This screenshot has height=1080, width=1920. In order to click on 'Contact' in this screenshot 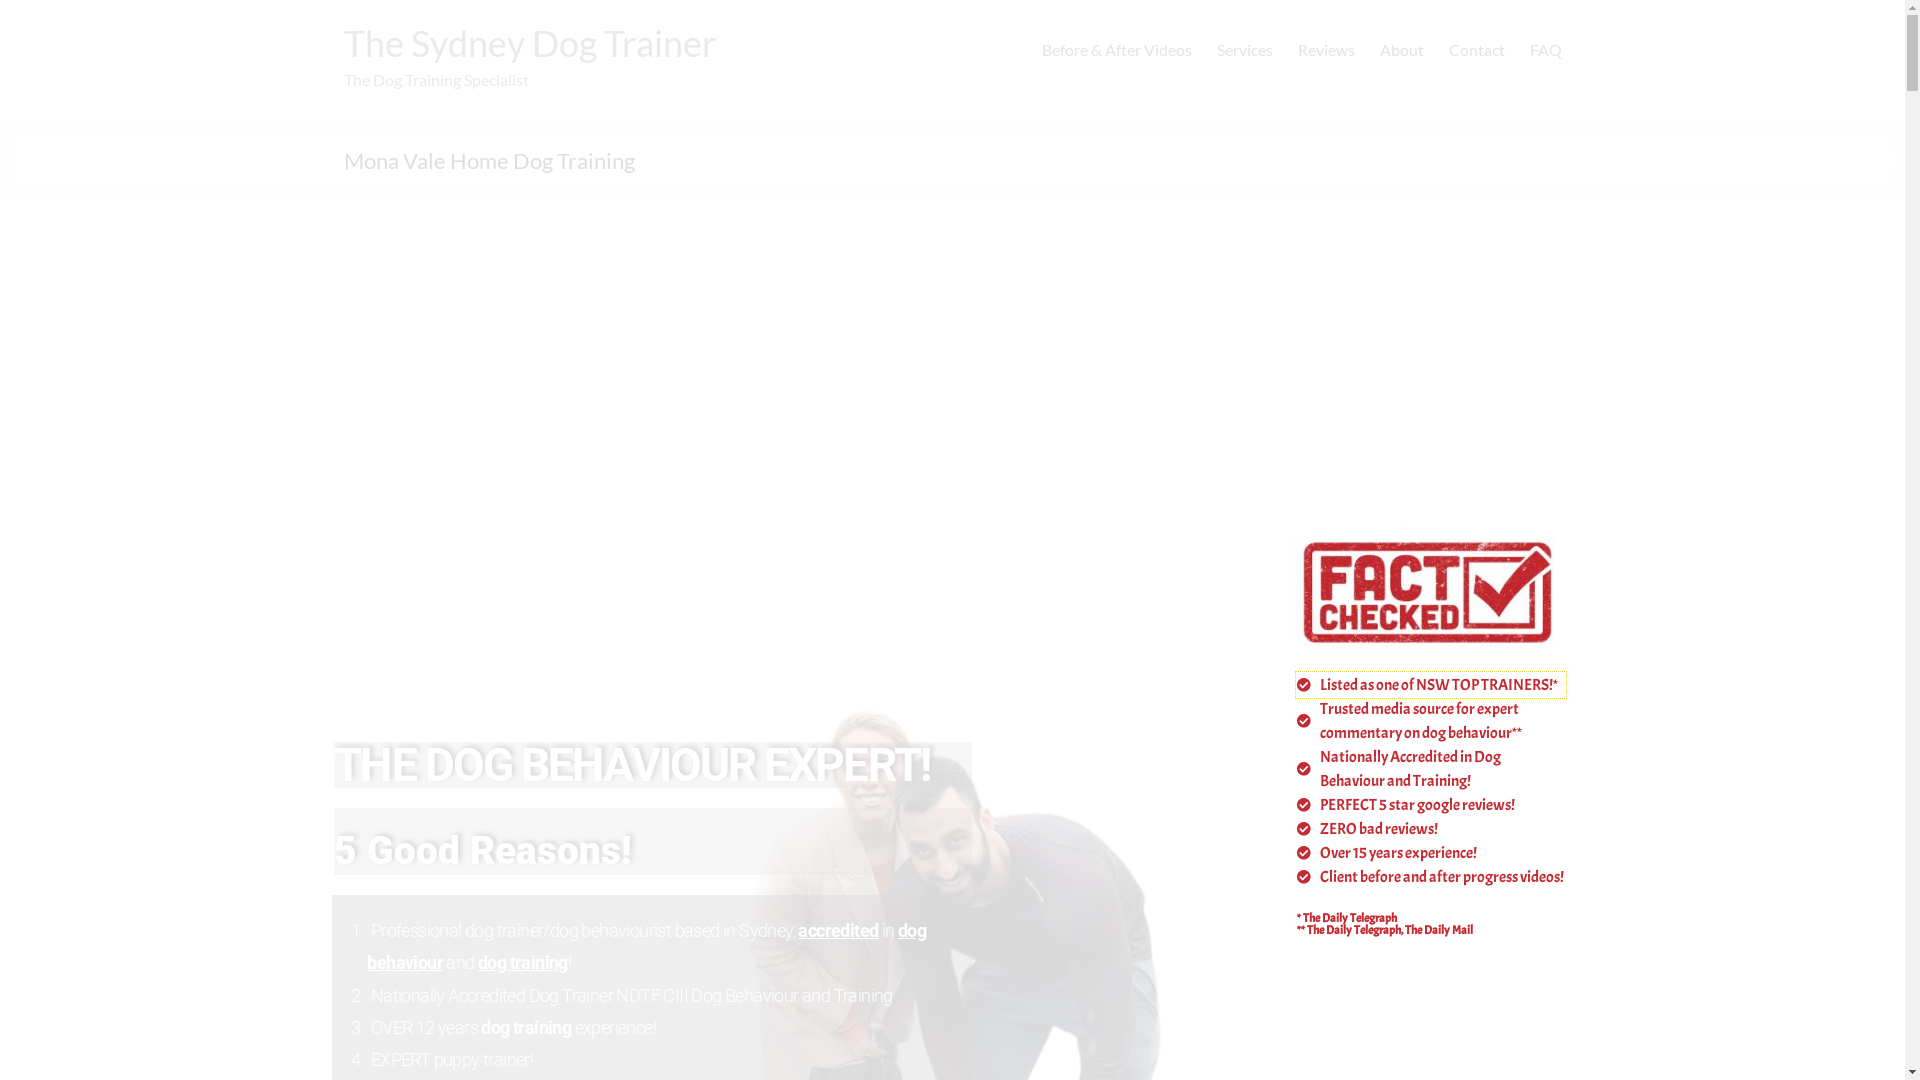, I will do `click(1476, 49)`.